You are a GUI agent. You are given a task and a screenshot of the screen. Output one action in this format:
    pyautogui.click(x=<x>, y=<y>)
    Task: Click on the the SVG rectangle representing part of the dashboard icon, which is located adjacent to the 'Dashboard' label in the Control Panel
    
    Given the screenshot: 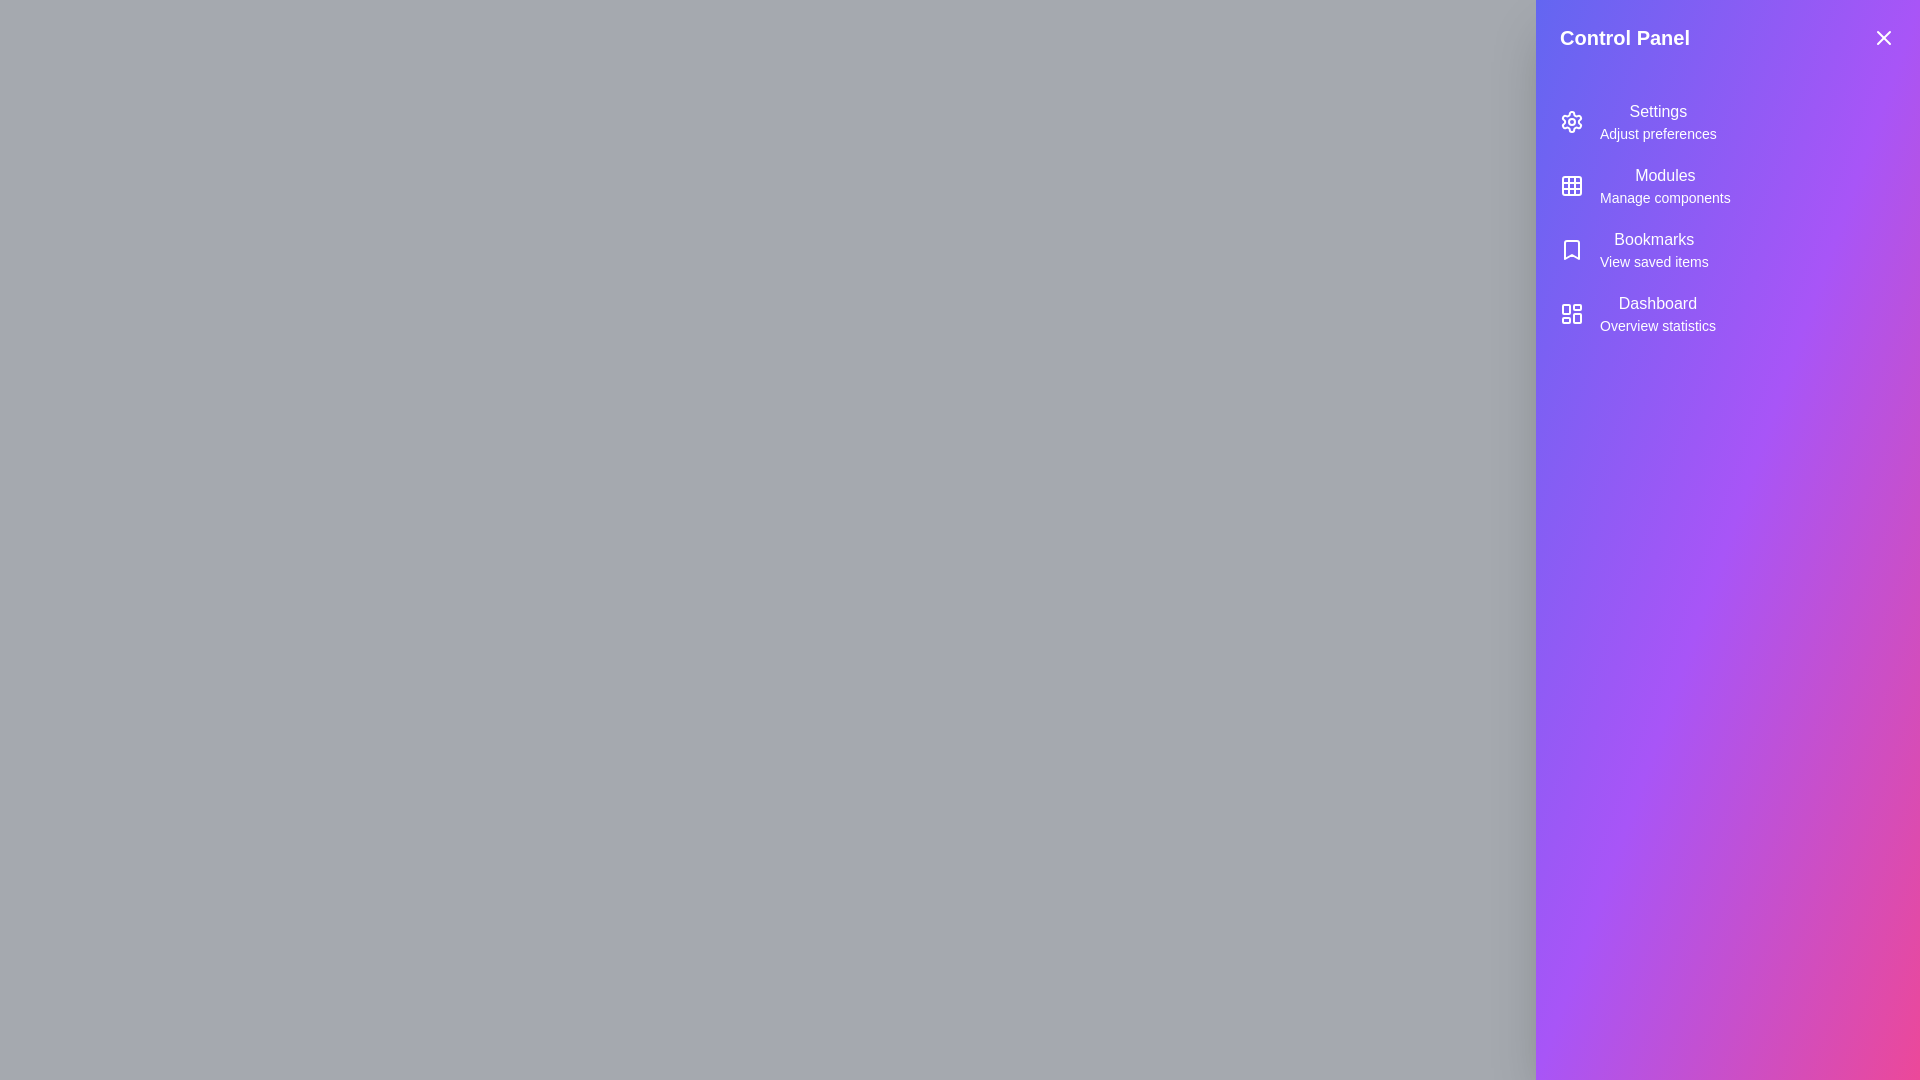 What is the action you would take?
    pyautogui.click(x=1576, y=317)
    